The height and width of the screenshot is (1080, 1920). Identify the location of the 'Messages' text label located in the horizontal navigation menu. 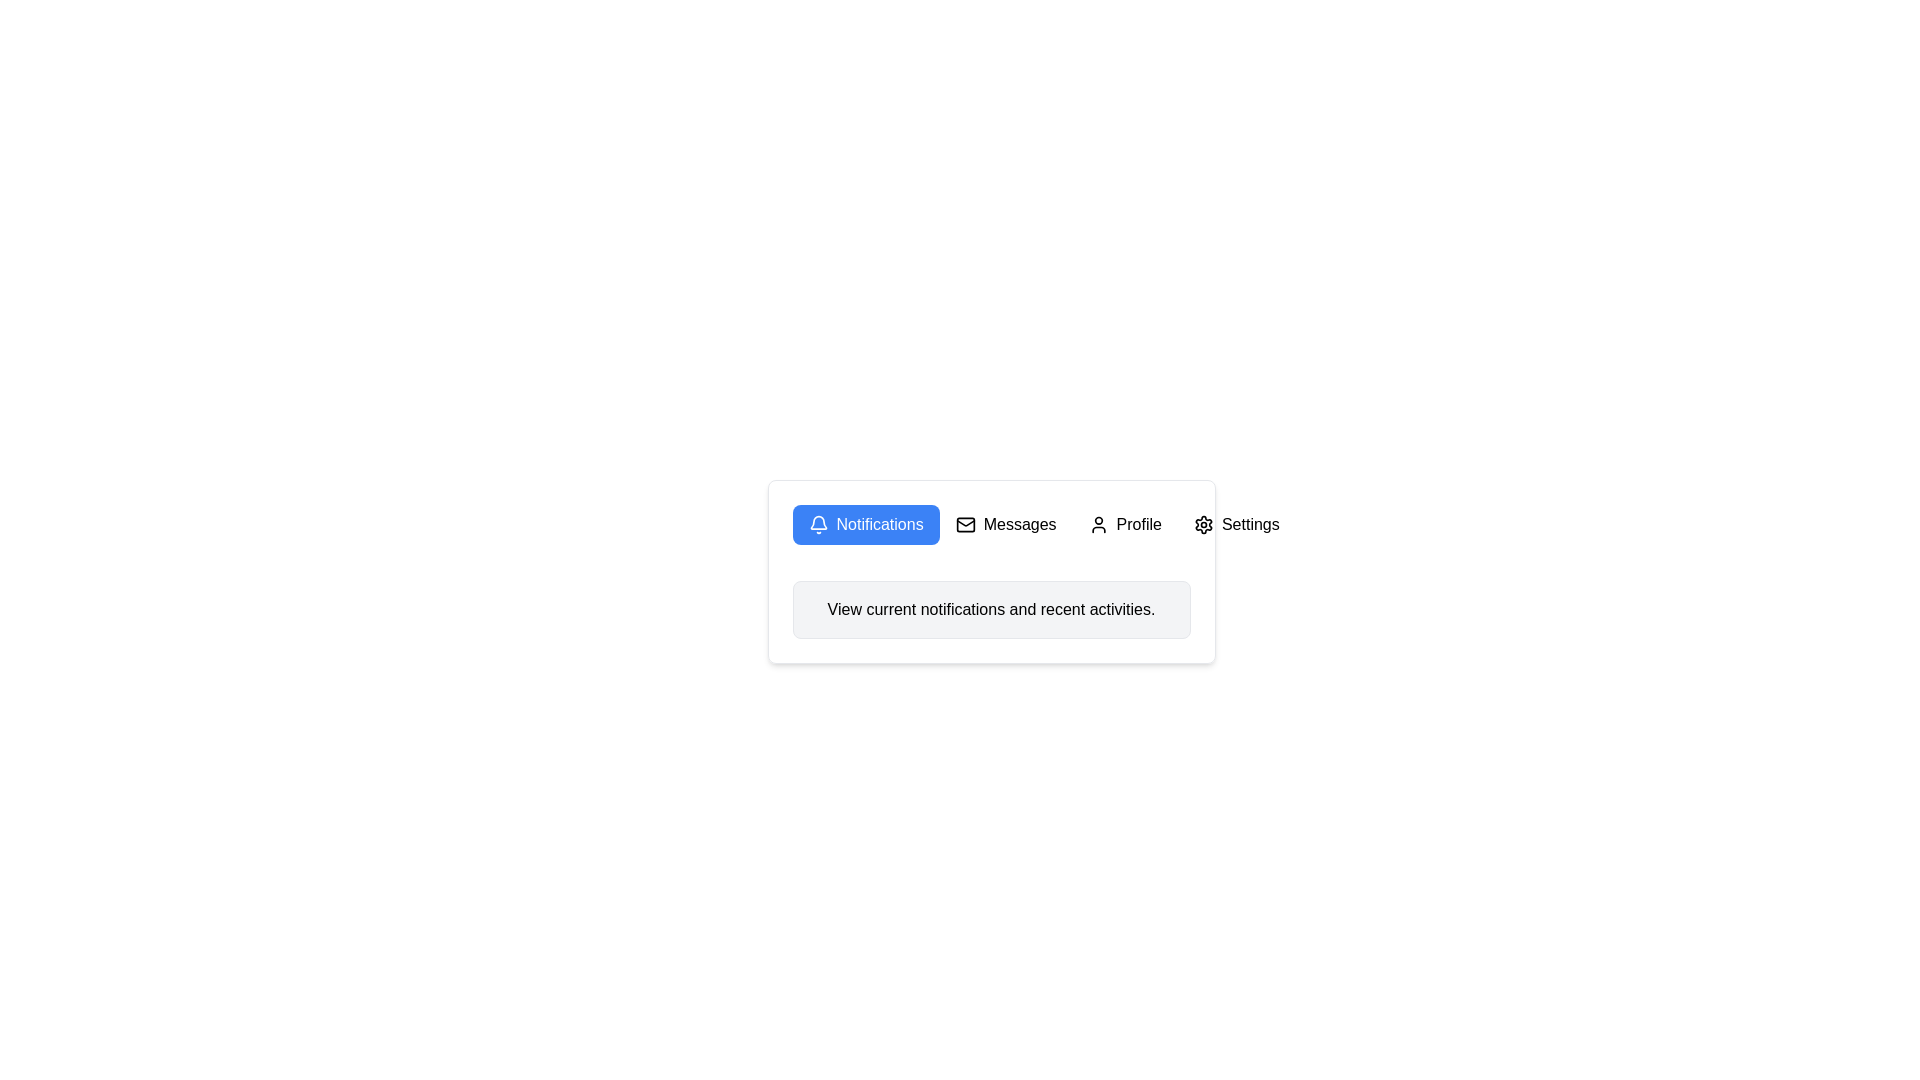
(1020, 523).